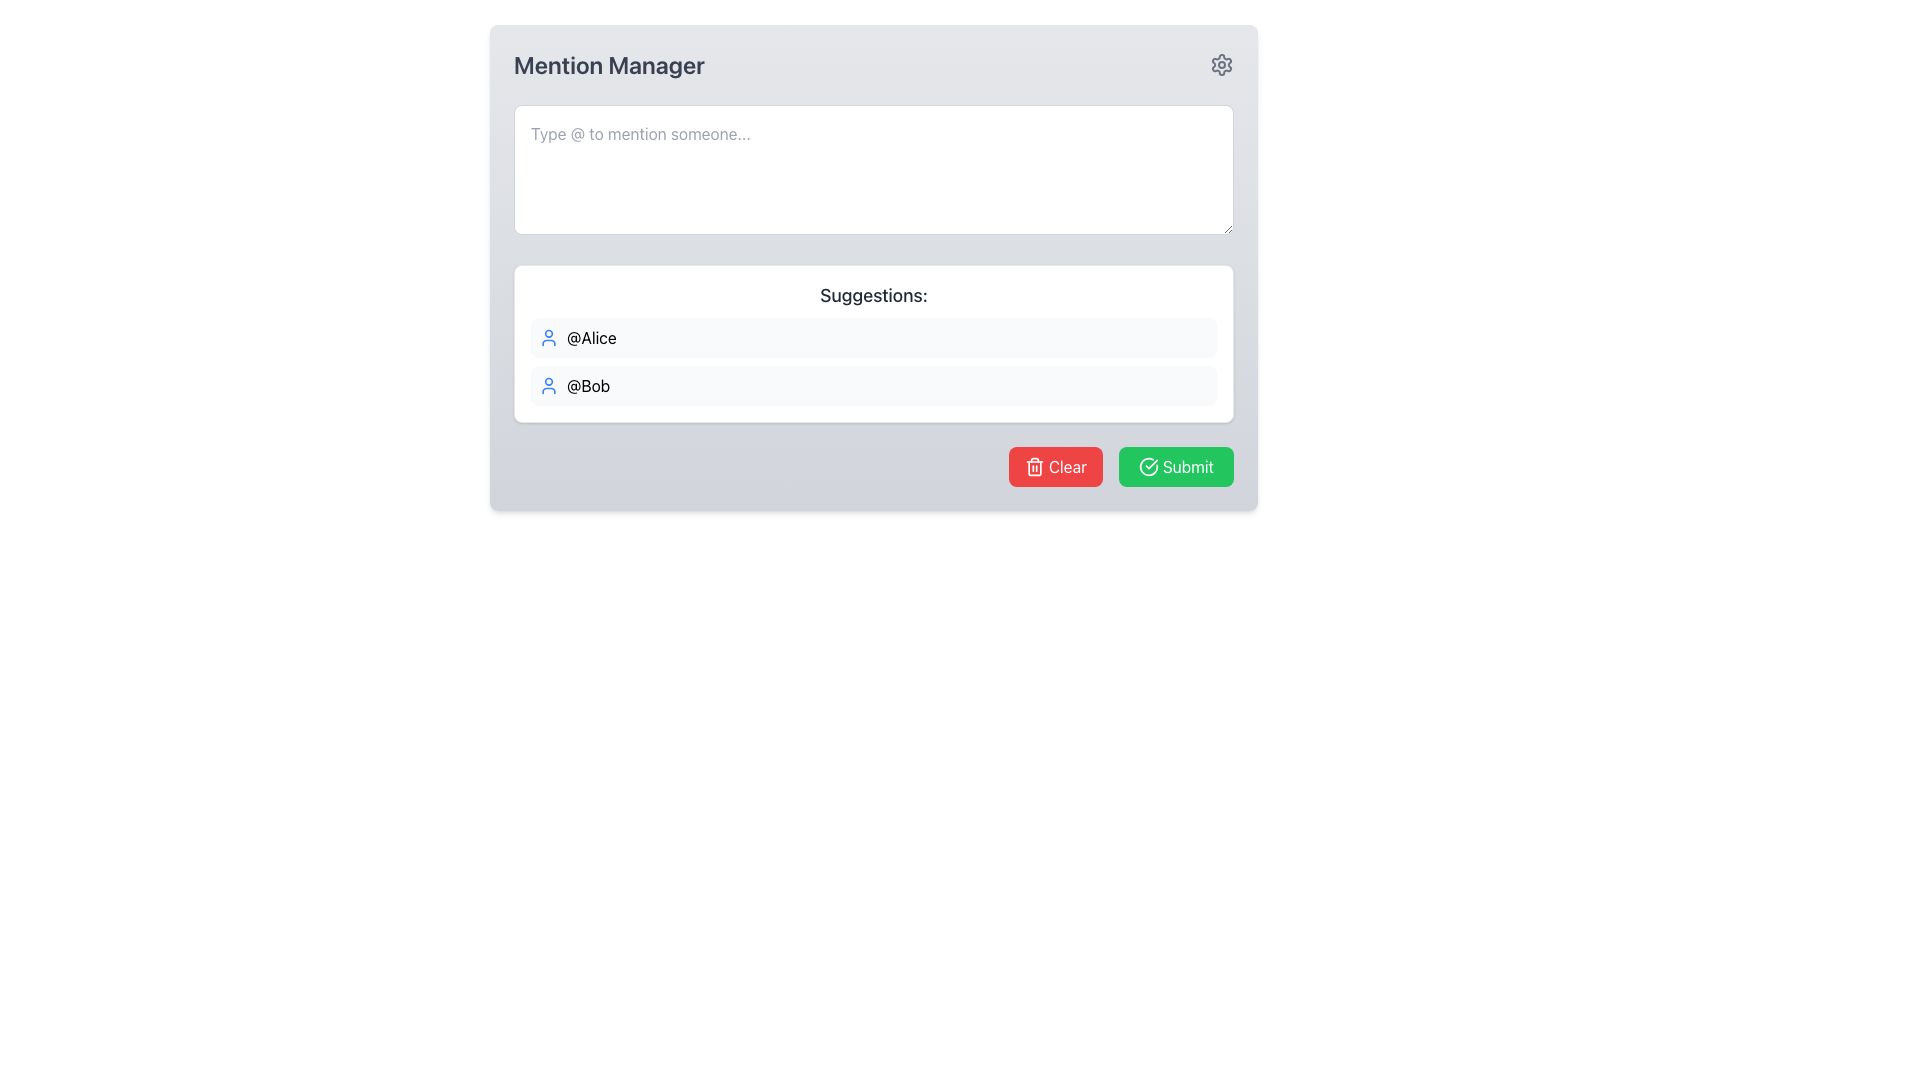 This screenshot has width=1920, height=1080. Describe the element at coordinates (1148, 466) in the screenshot. I see `the icon located at the leftmost part of the green 'Submit' button, which is adjacent to the text label 'Submit'` at that location.